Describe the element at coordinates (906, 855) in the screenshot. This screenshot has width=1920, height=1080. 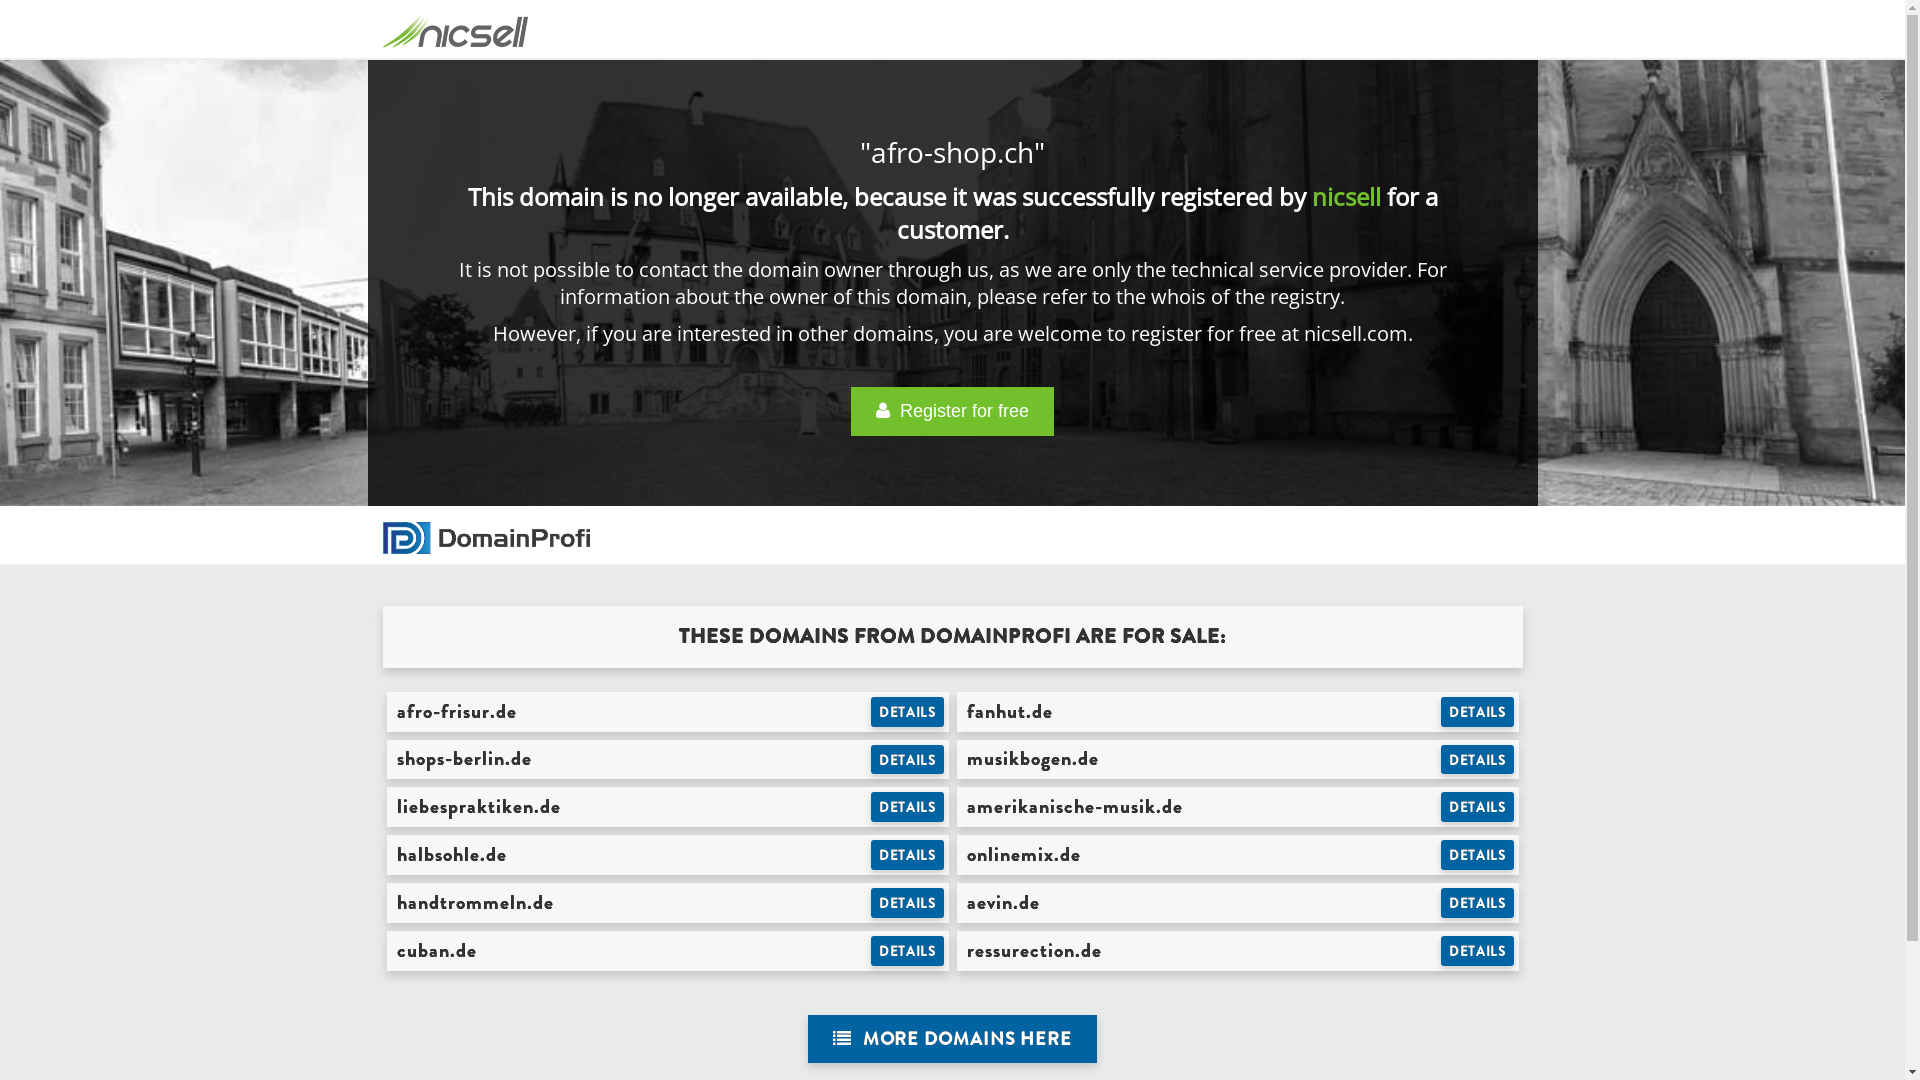
I see `'DETAILS'` at that location.